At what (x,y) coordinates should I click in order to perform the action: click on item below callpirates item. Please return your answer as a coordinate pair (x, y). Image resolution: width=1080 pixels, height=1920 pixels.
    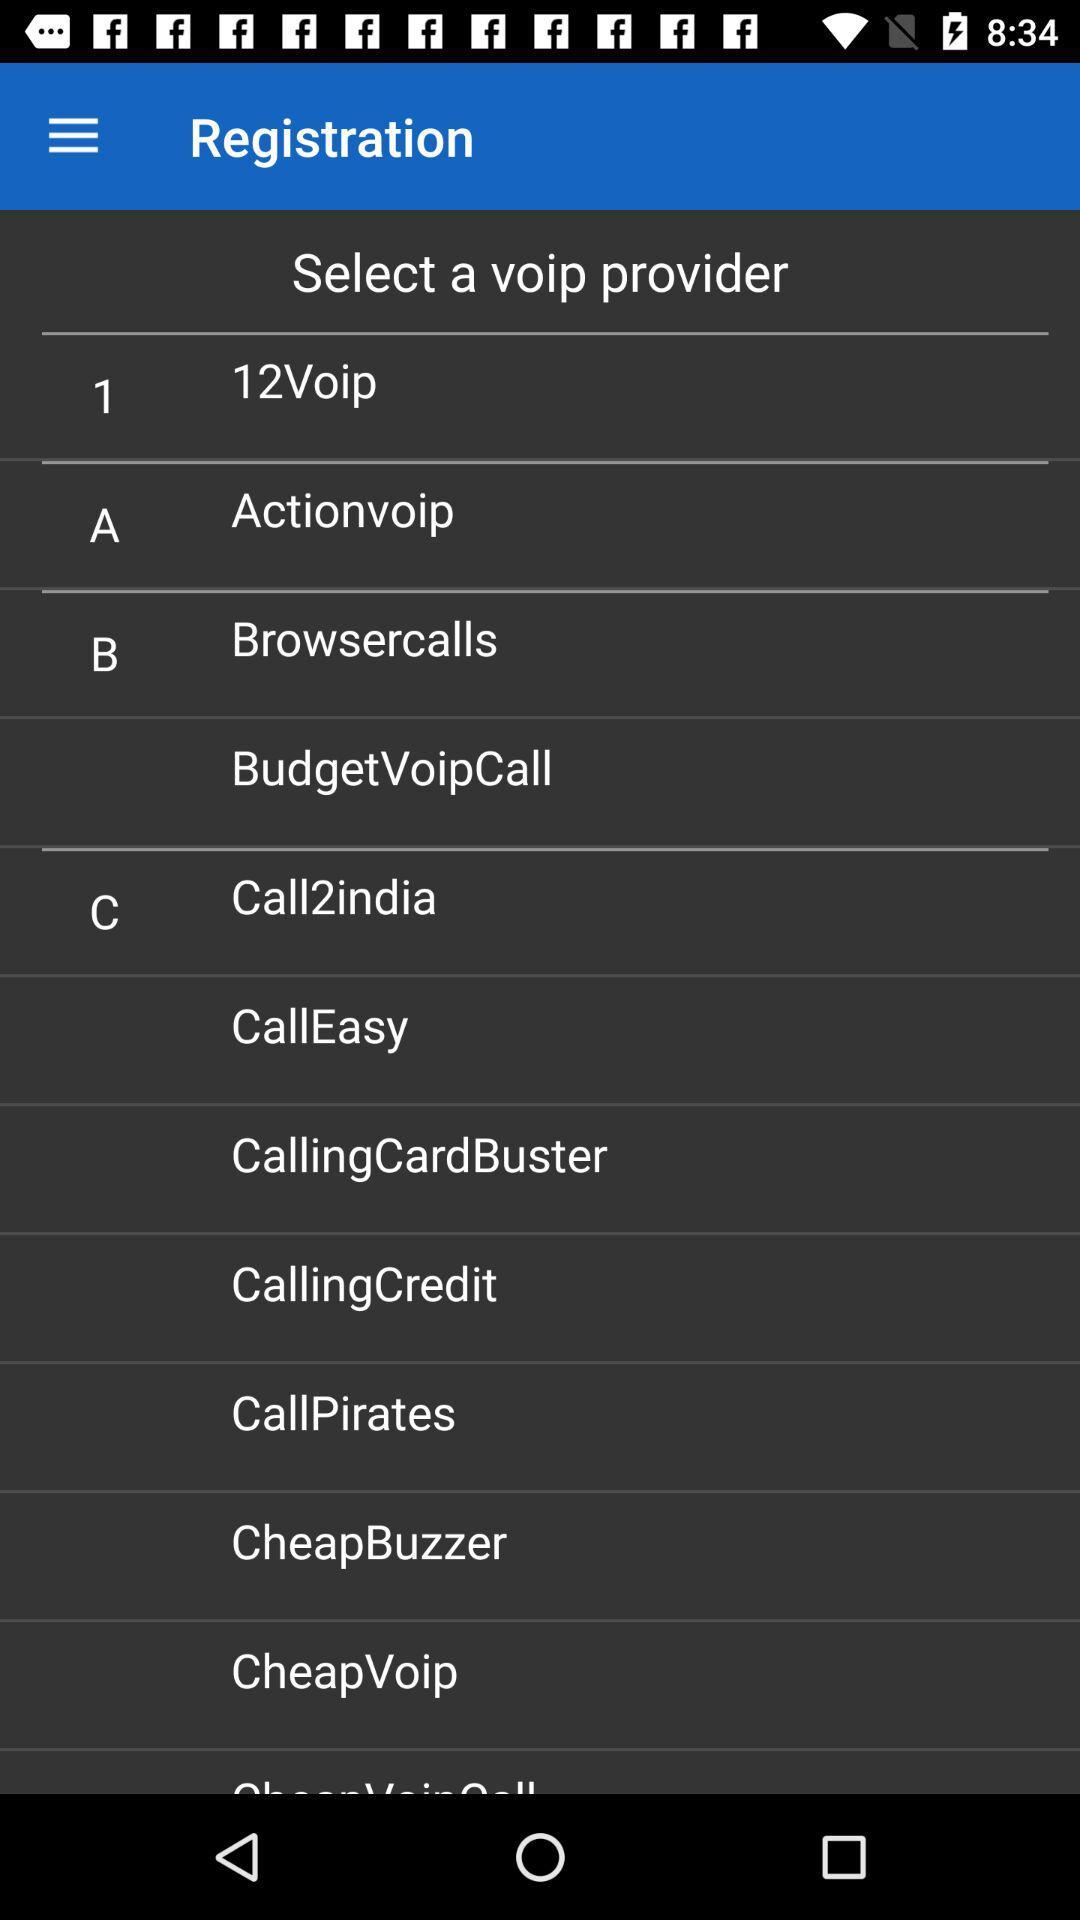
    Looking at the image, I should click on (376, 1539).